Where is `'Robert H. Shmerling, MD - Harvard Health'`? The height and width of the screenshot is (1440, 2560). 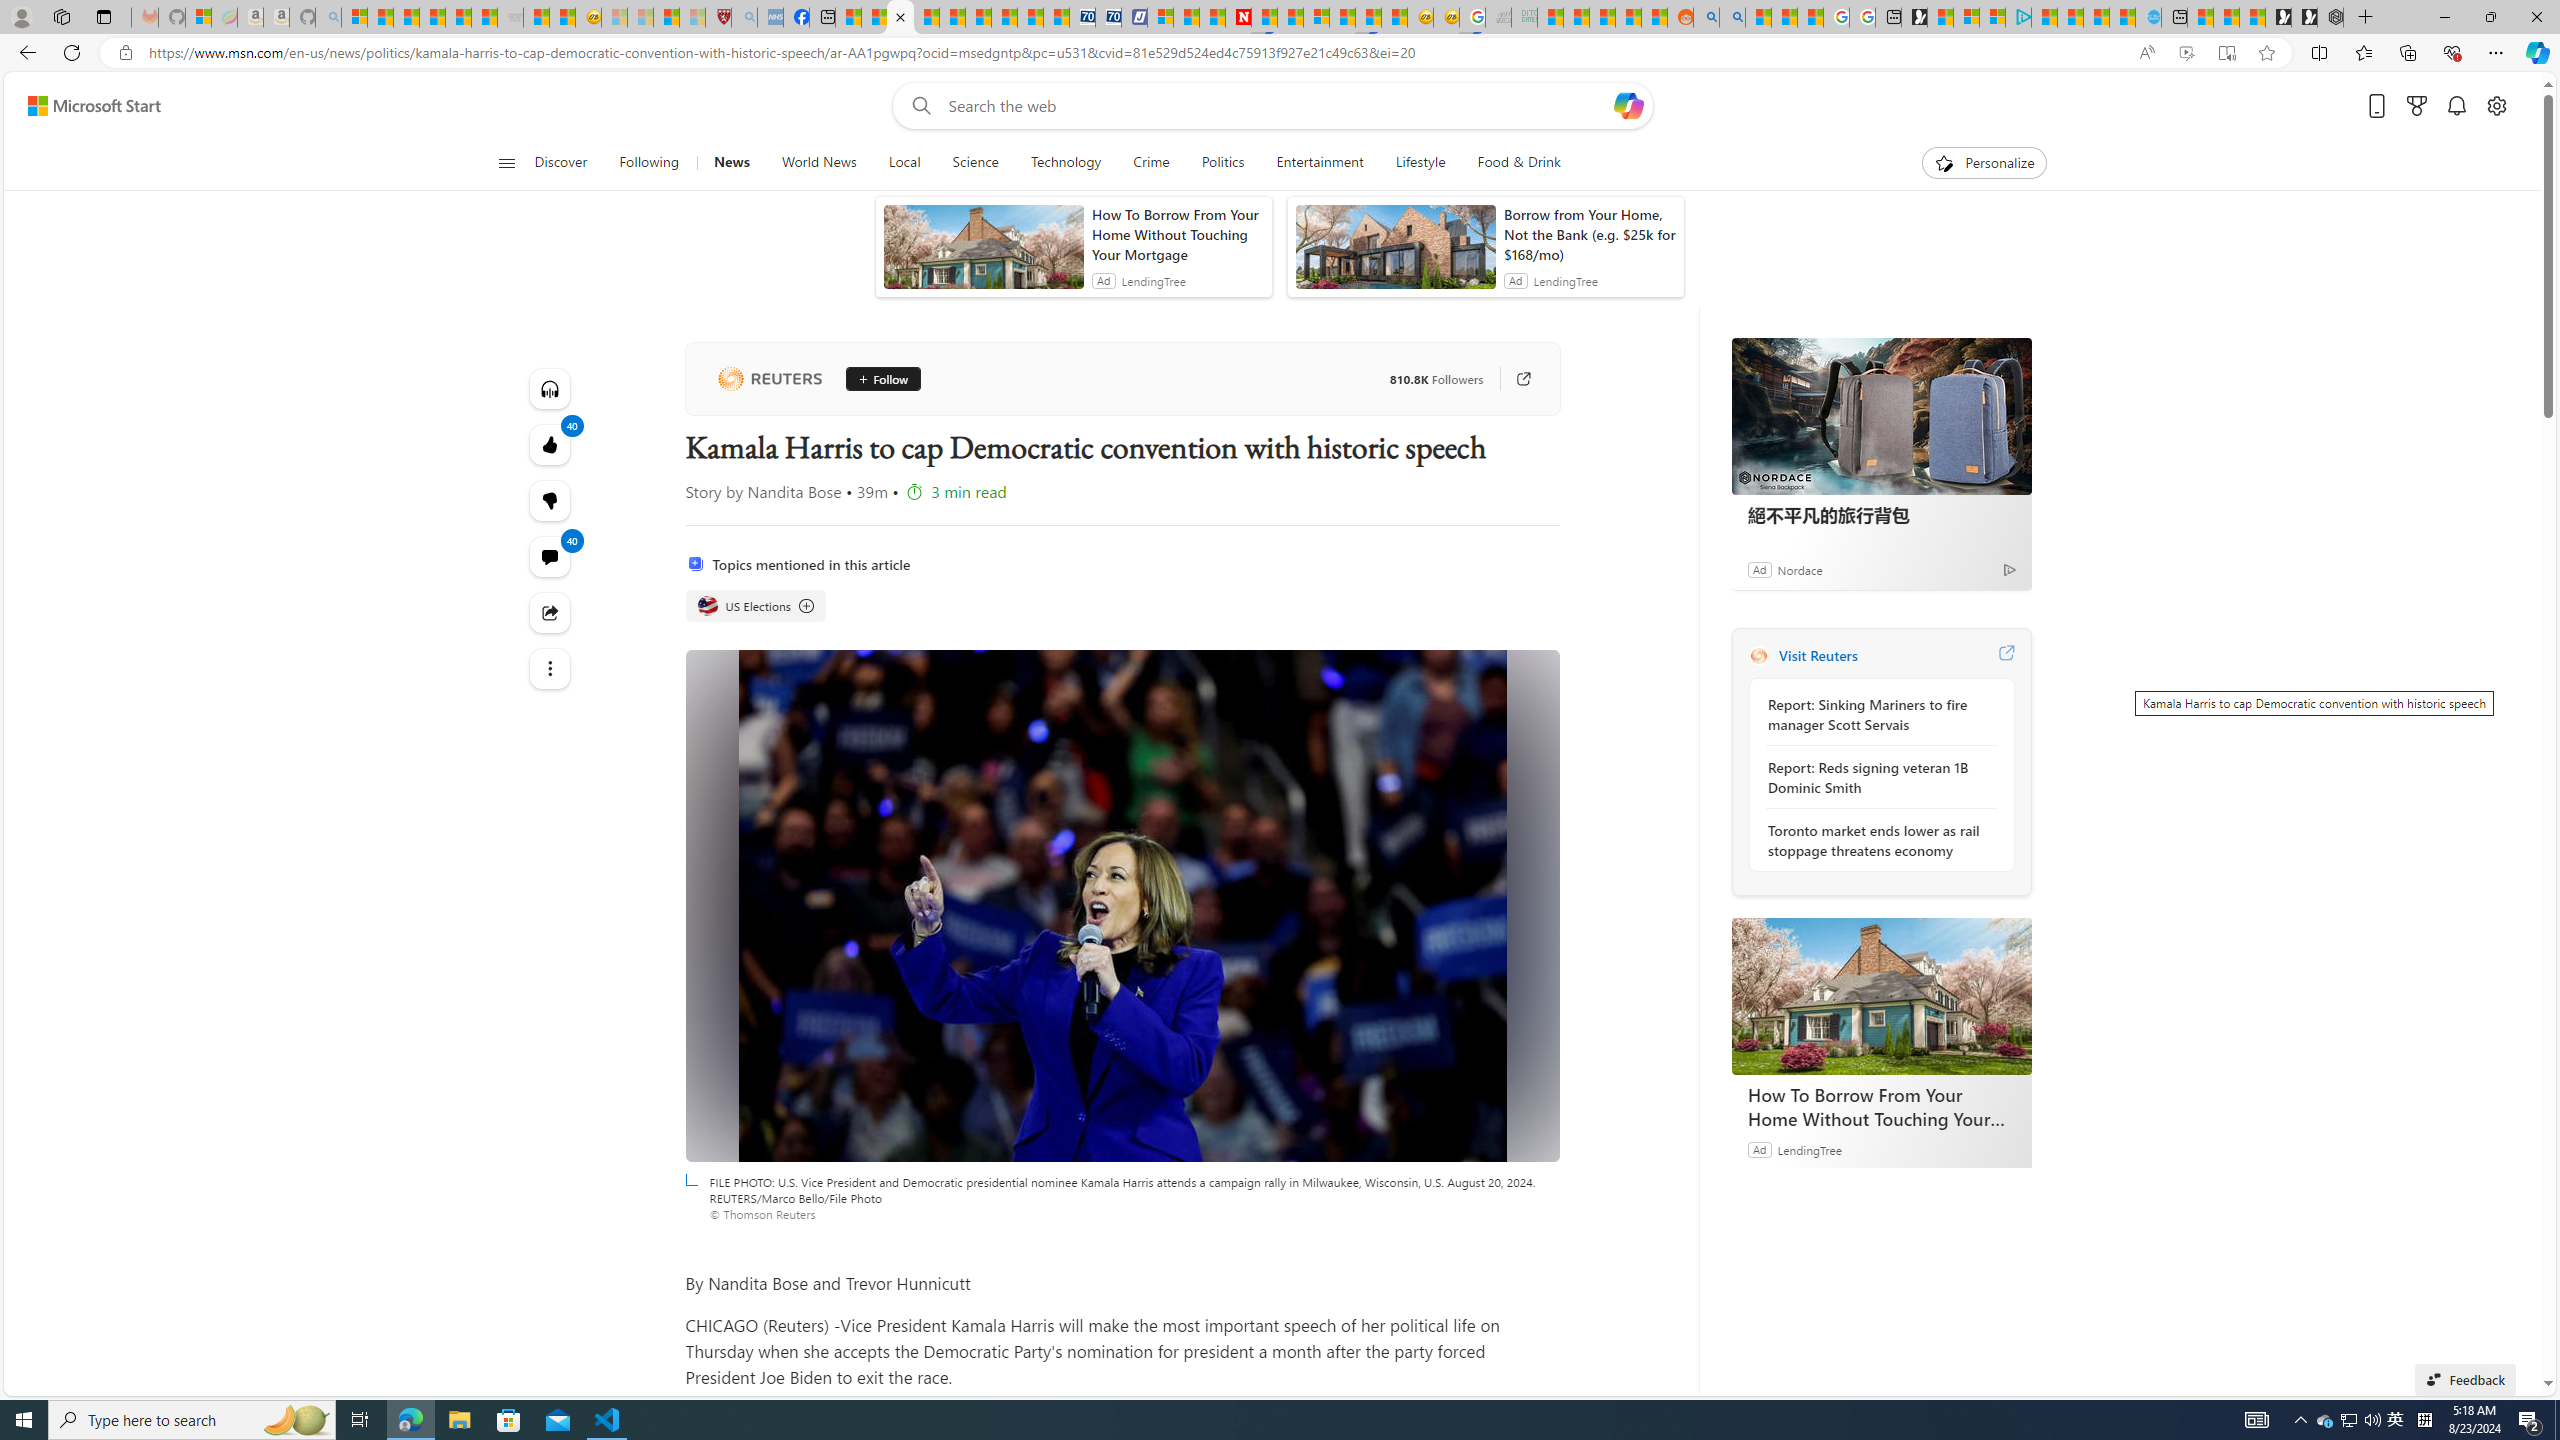 'Robert H. Shmerling, MD - Harvard Health' is located at coordinates (717, 16).